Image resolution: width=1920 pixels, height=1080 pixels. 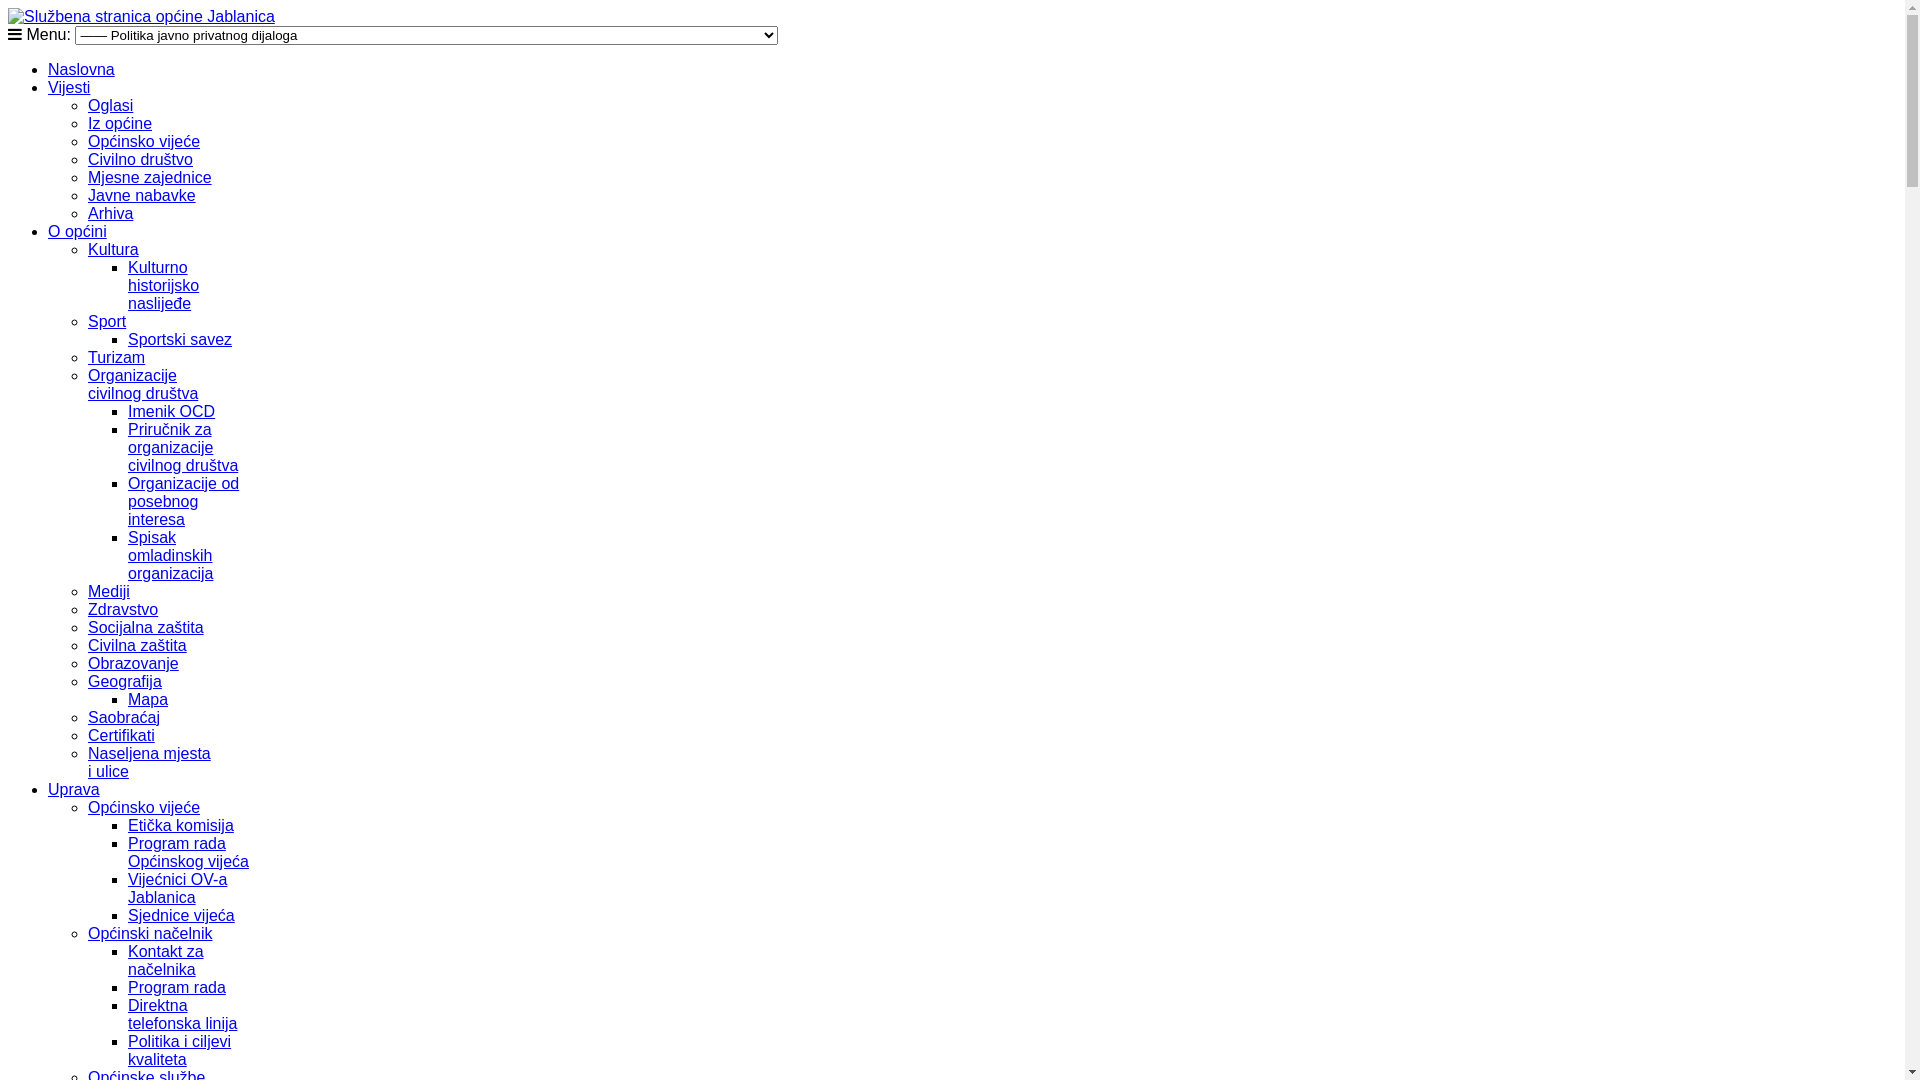 What do you see at coordinates (127, 338) in the screenshot?
I see `'Sportski savez'` at bounding box center [127, 338].